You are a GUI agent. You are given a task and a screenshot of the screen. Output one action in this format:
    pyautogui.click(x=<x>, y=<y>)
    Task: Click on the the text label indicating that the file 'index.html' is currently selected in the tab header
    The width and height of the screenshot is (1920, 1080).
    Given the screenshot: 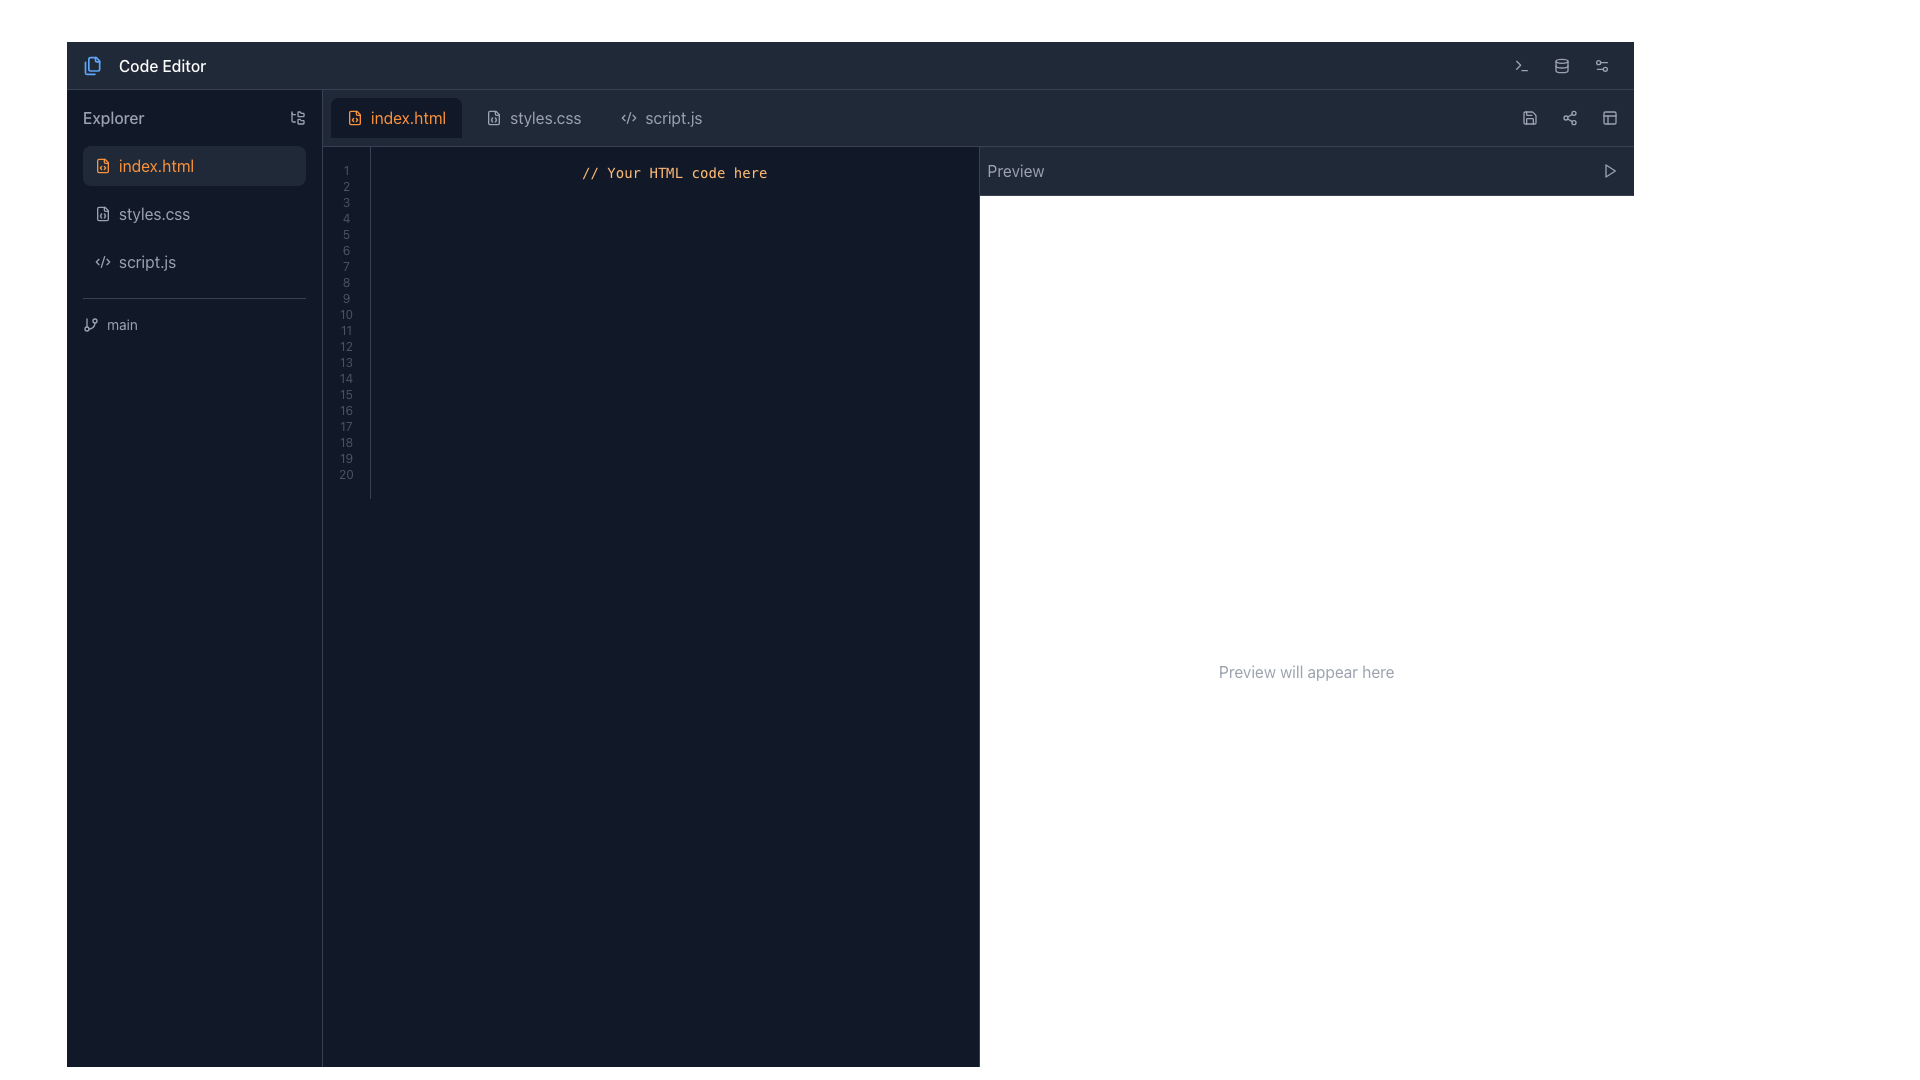 What is the action you would take?
    pyautogui.click(x=407, y=118)
    